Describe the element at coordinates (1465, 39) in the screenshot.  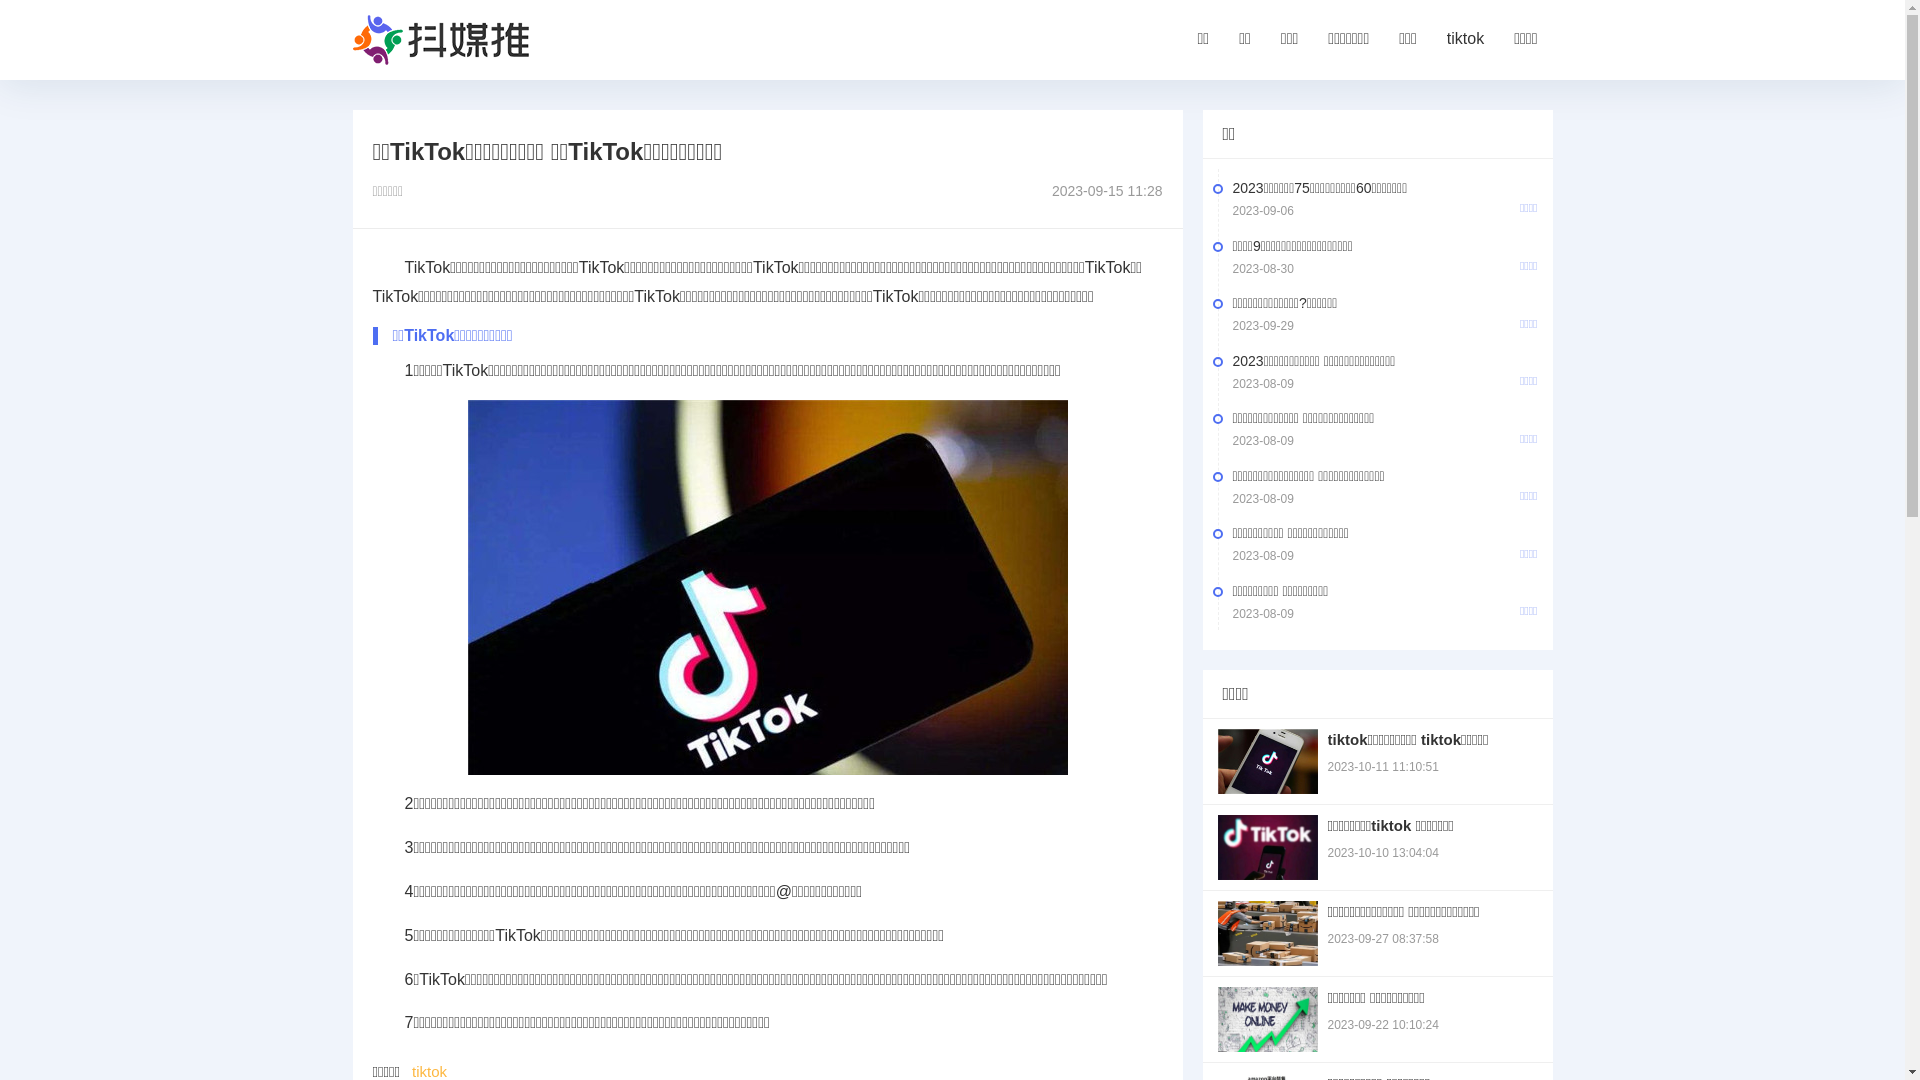
I see `'tiktok'` at that location.